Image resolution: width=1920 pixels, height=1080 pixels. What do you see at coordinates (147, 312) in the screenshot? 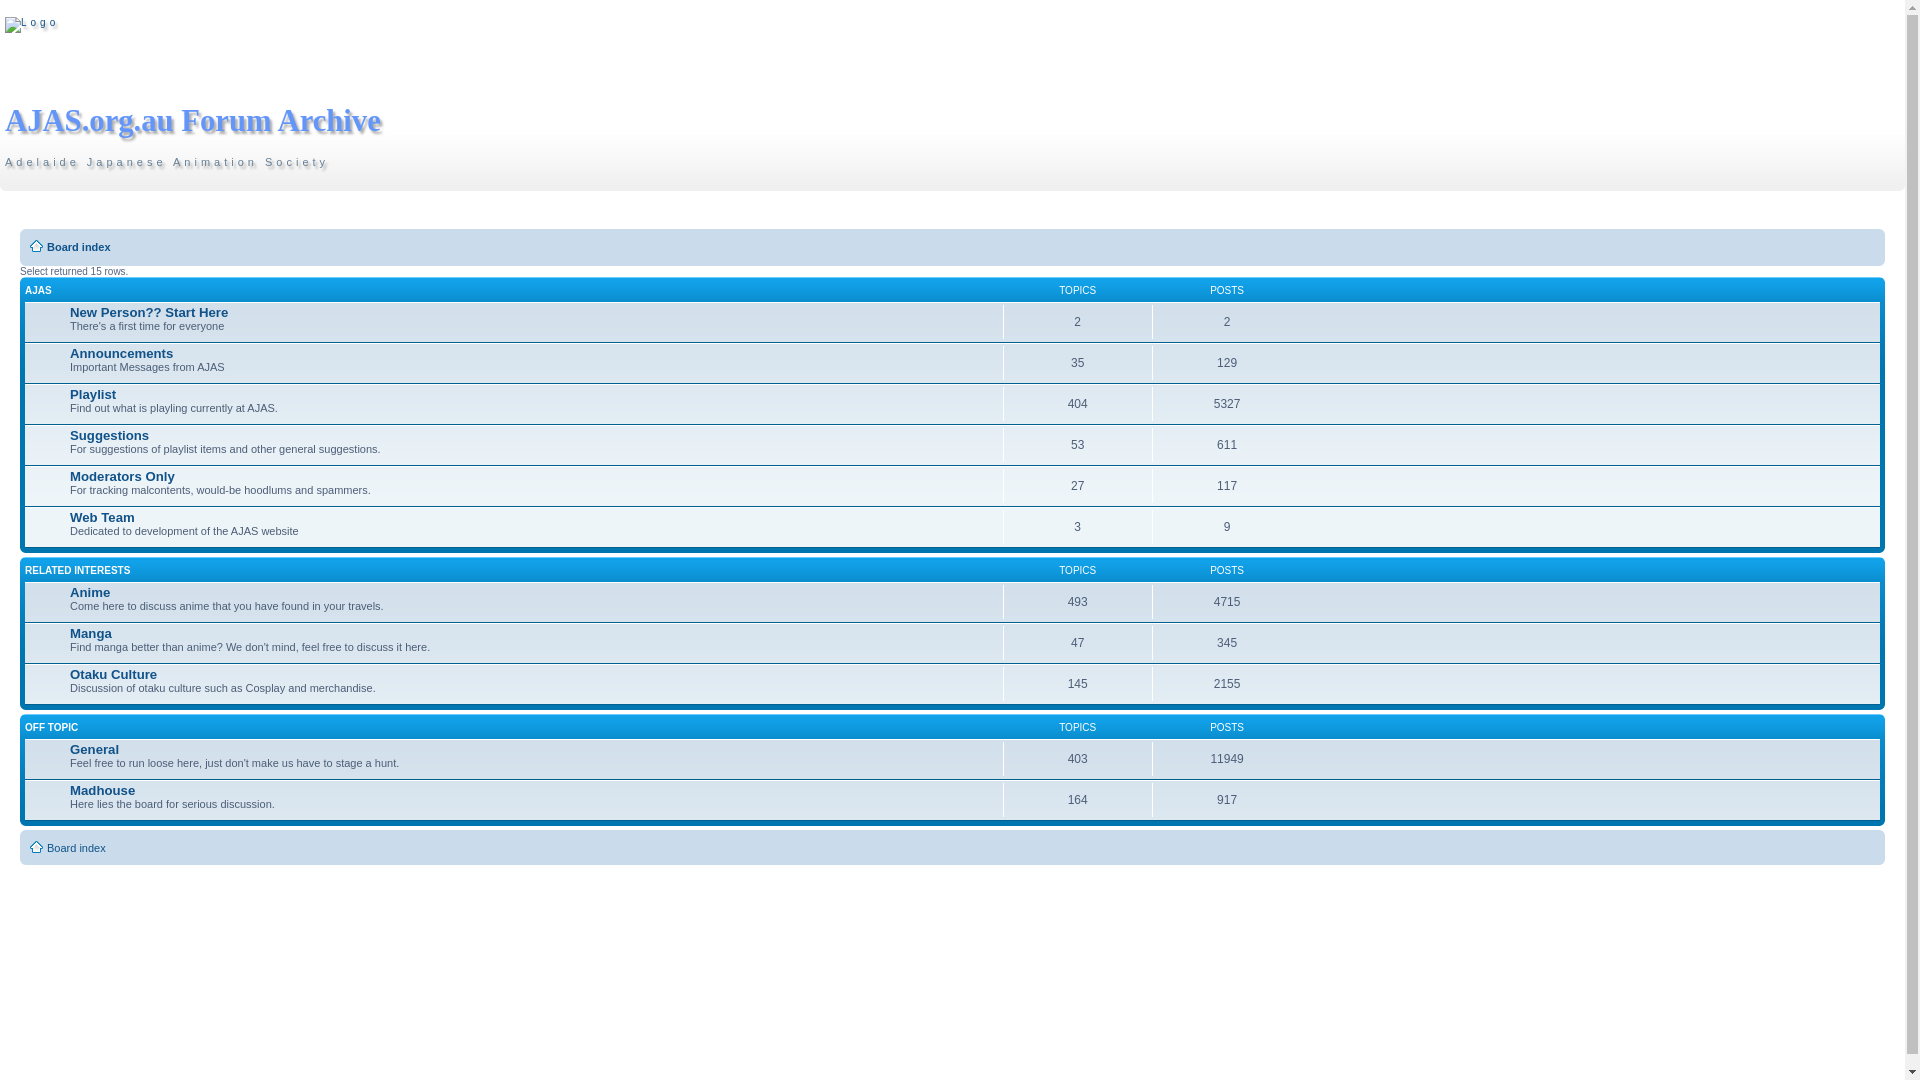
I see `'New Person?? Start Here'` at bounding box center [147, 312].